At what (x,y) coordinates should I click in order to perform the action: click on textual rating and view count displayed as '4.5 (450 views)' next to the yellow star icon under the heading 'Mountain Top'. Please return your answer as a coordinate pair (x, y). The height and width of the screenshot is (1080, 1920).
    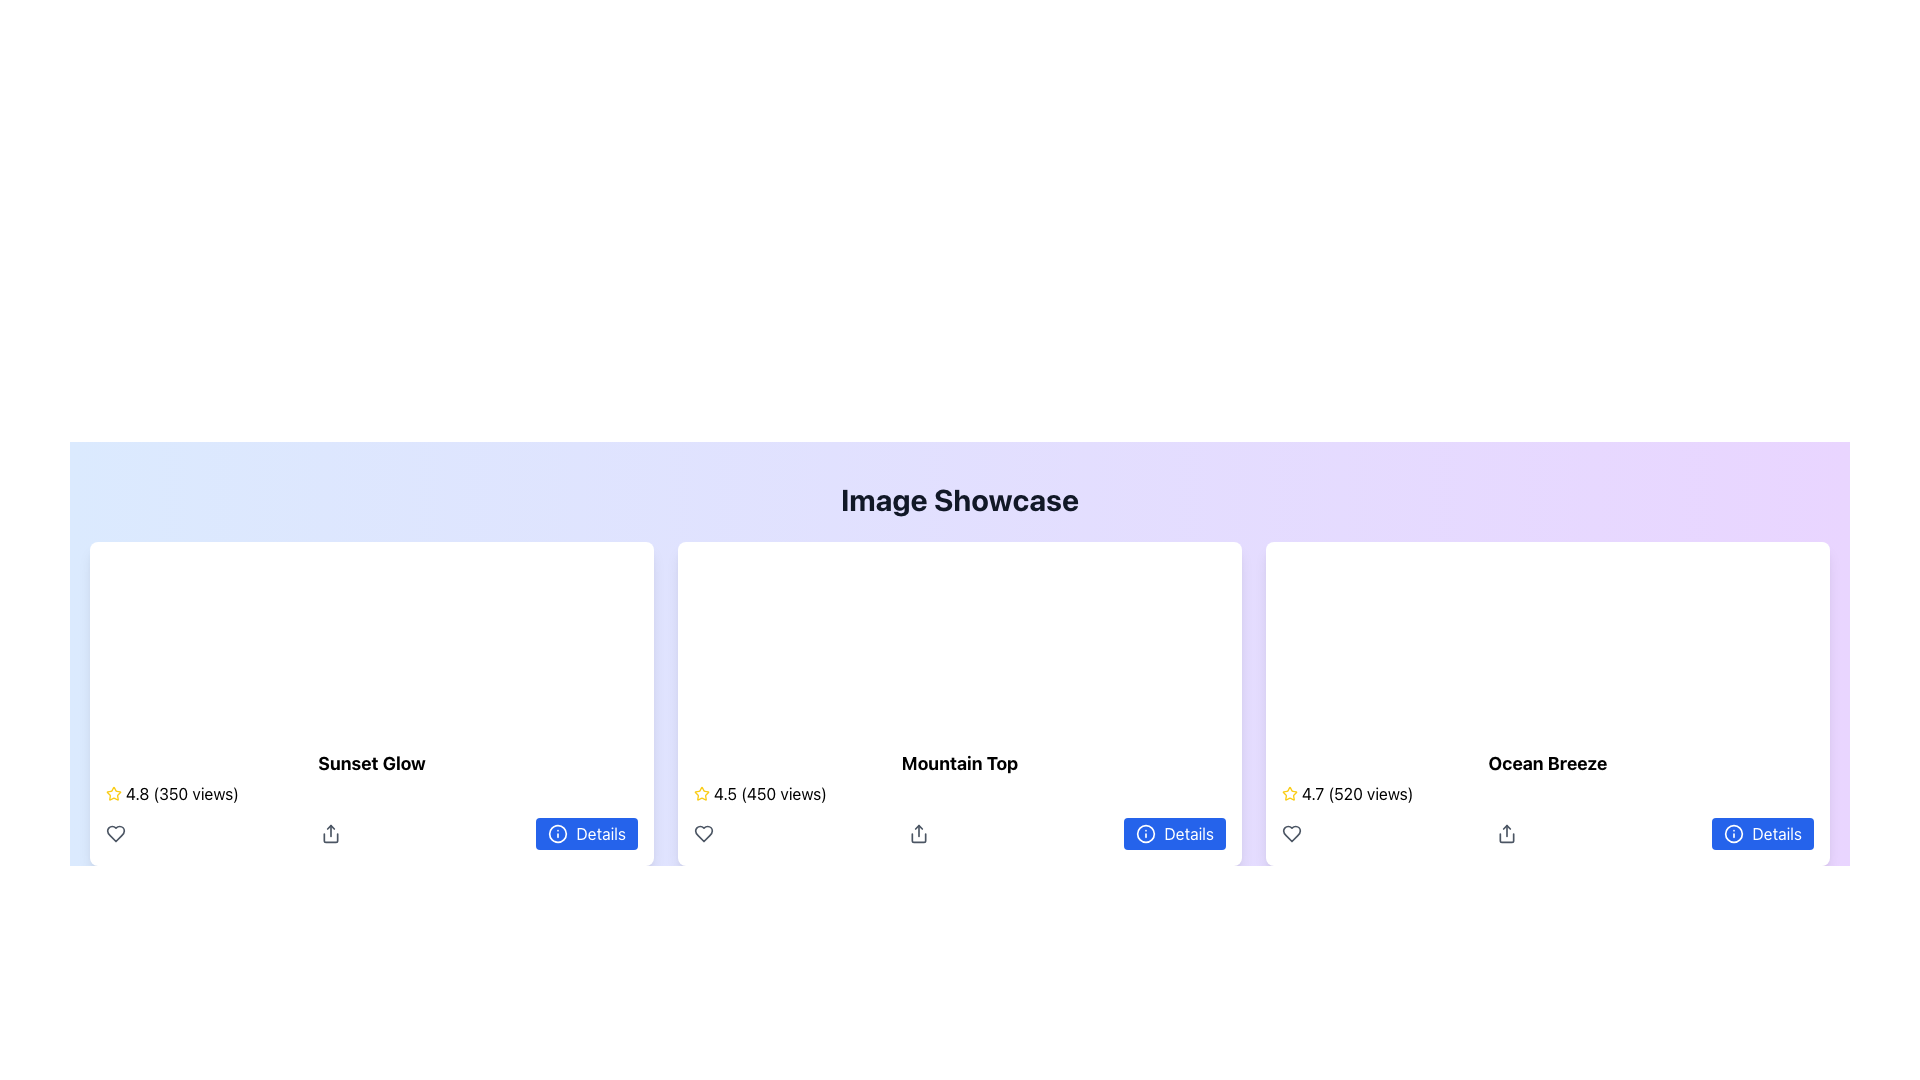
    Looking at the image, I should click on (769, 793).